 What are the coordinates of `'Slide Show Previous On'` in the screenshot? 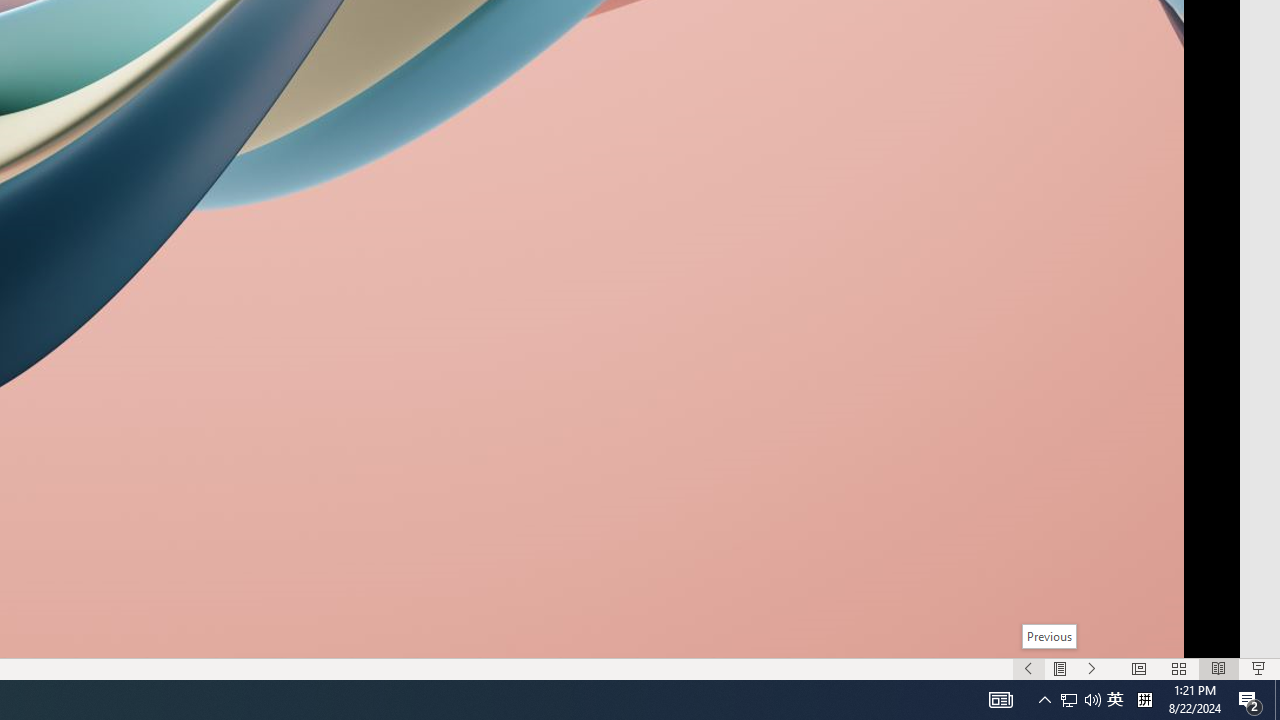 It's located at (1028, 669).